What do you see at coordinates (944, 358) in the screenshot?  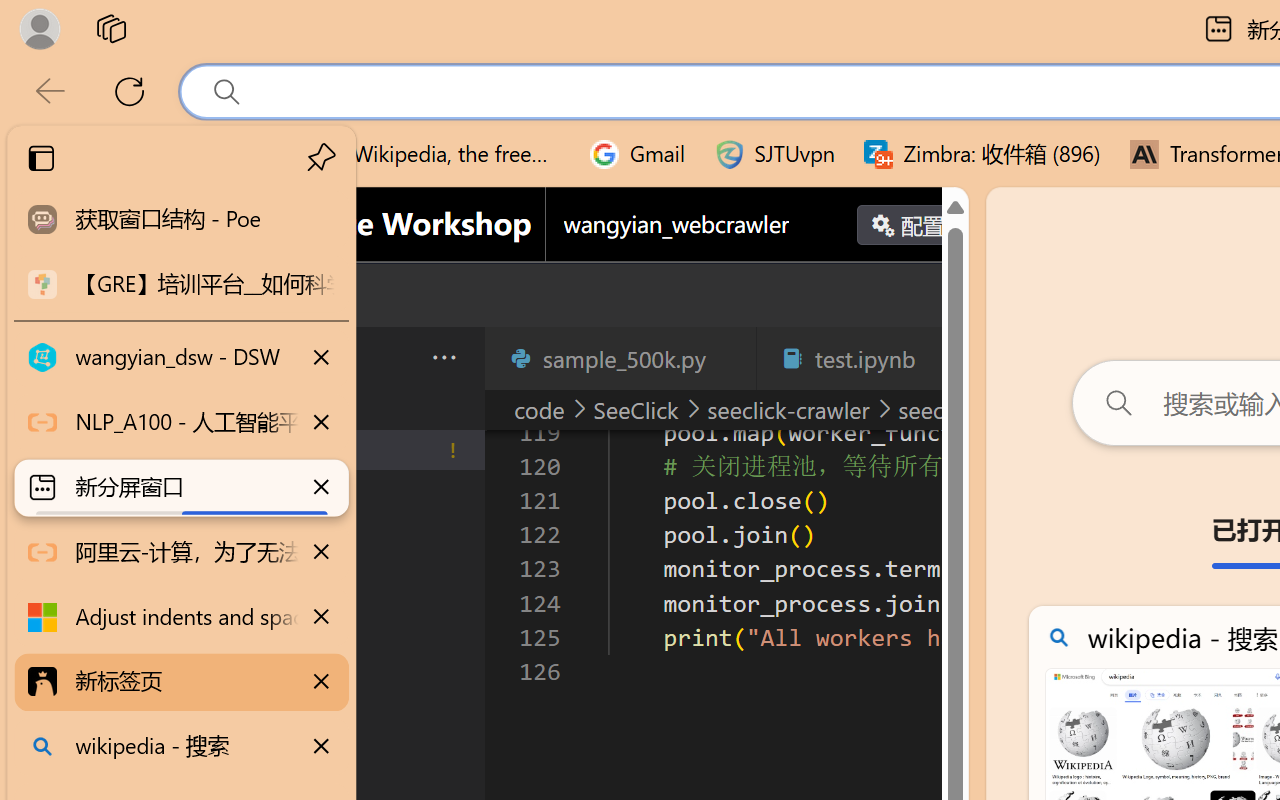 I see `'Tab actions'` at bounding box center [944, 358].